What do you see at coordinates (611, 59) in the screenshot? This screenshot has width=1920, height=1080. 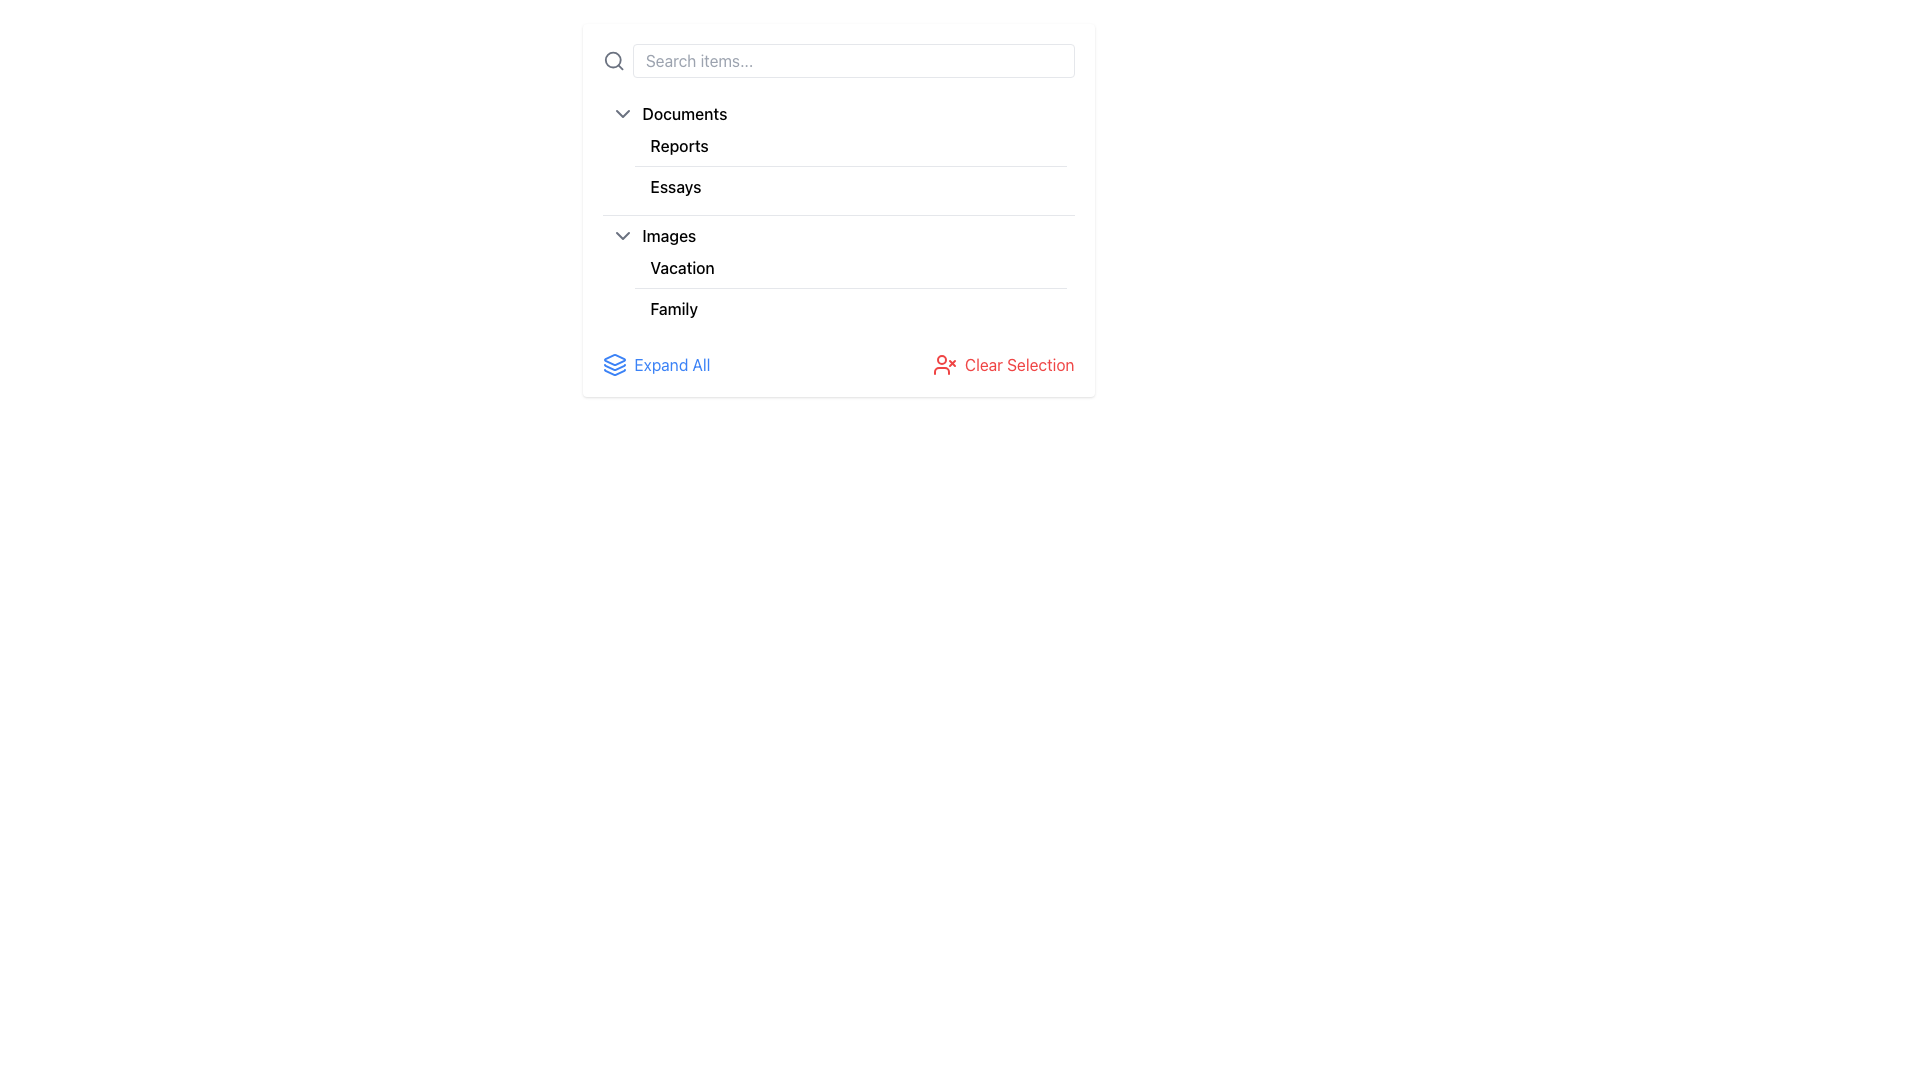 I see `the circular graphic element within the SVG component located in the top-left corner of the interface, adjacent to the 'Search items...' text input field` at bounding box center [611, 59].